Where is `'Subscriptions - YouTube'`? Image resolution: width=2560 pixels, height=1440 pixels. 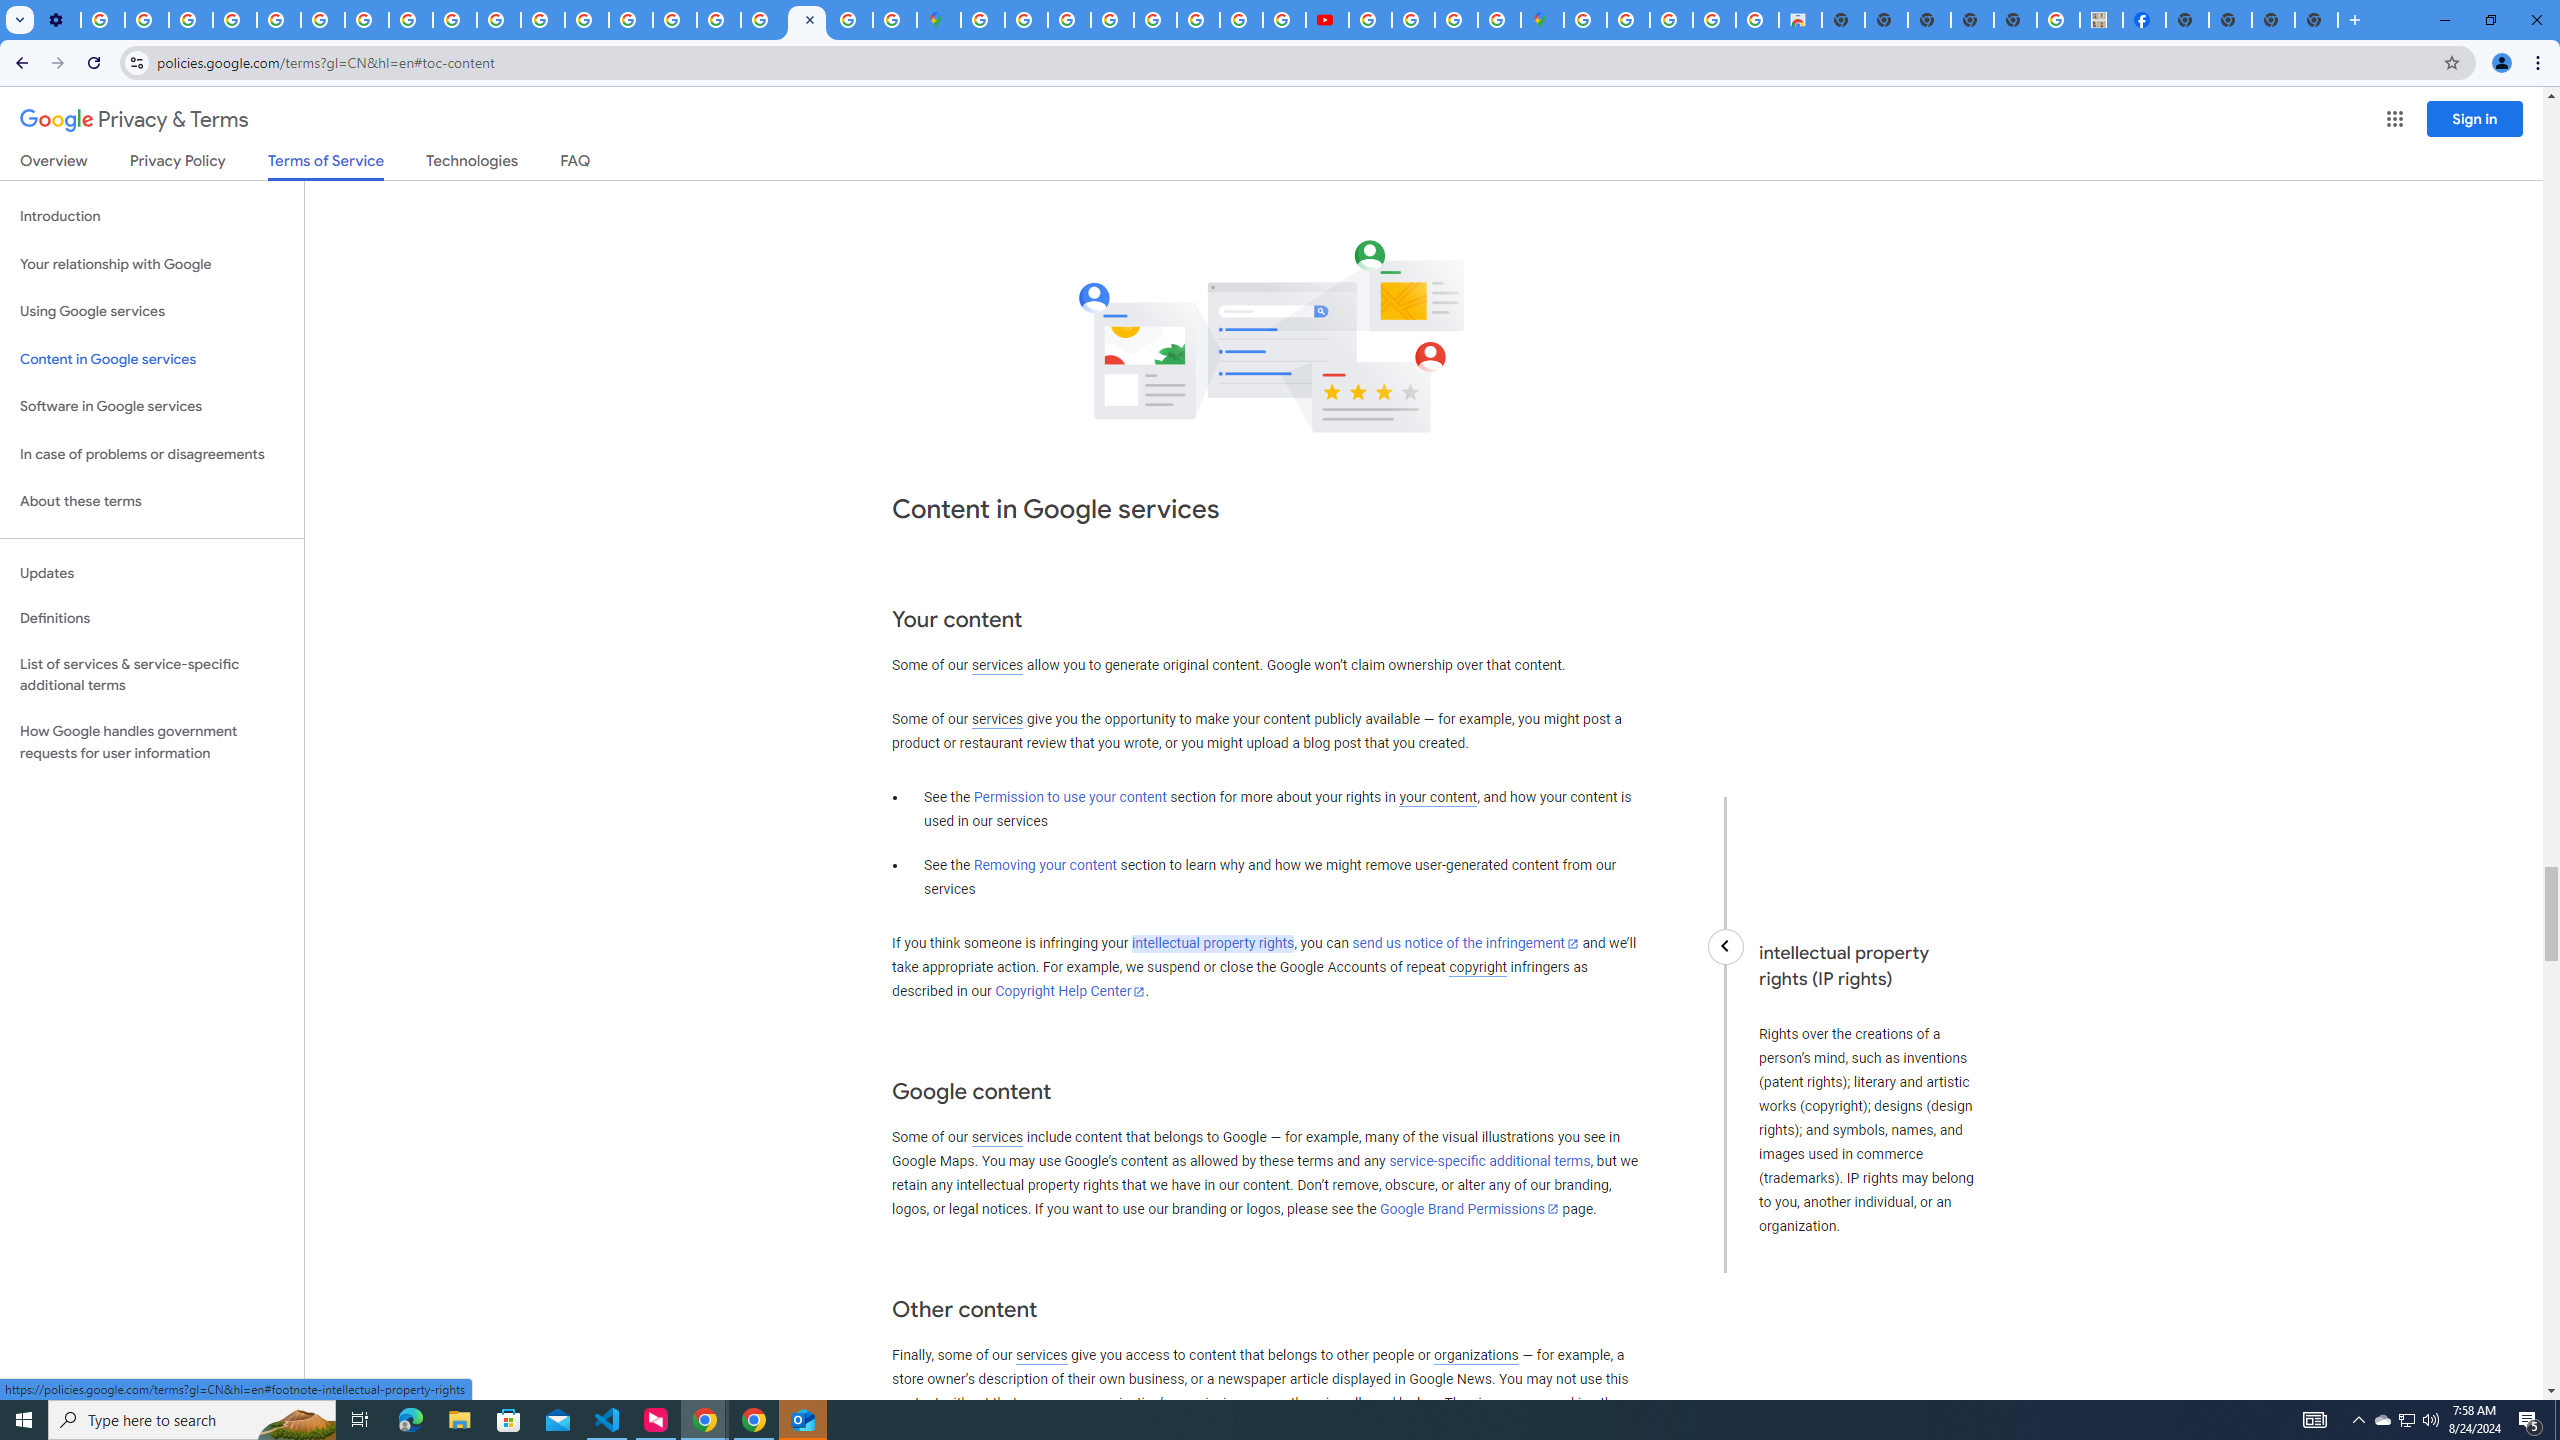
'Subscriptions - YouTube' is located at coordinates (1326, 19).